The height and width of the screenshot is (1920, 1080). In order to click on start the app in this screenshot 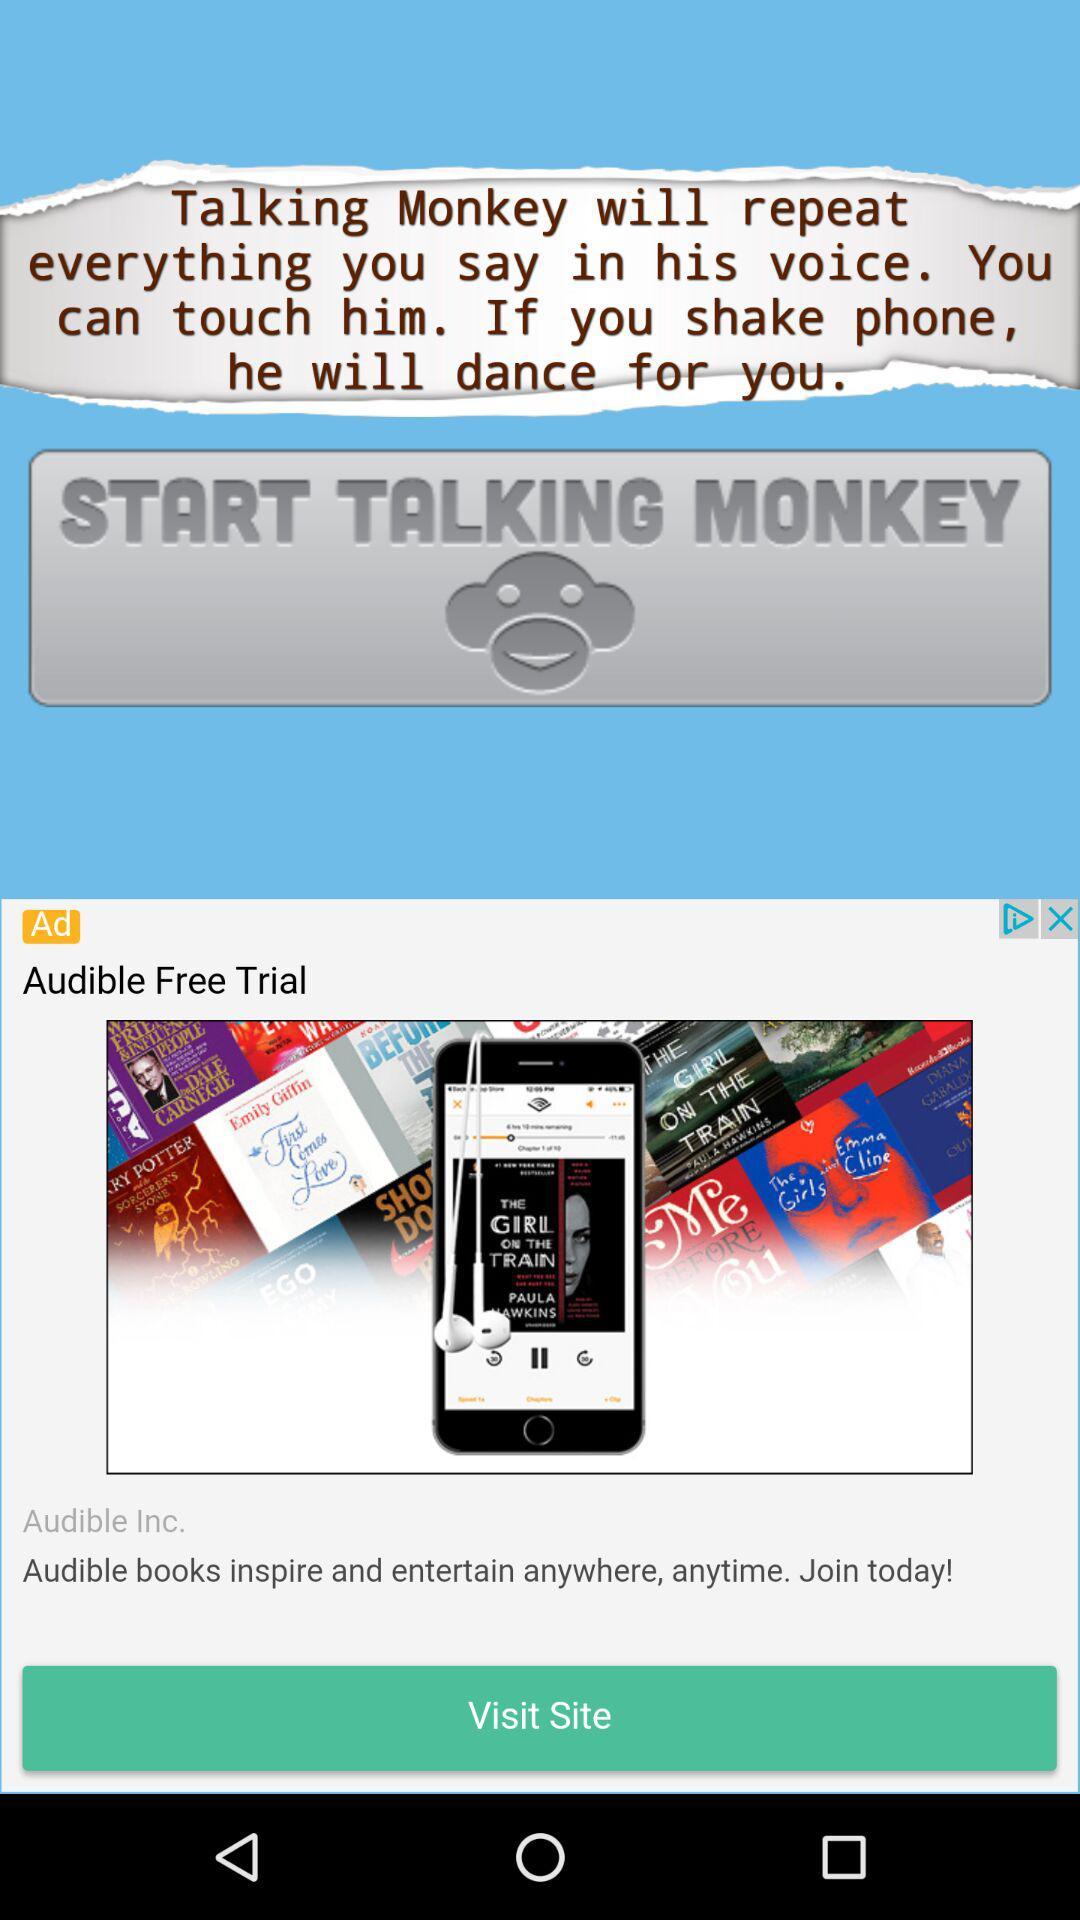, I will do `click(540, 576)`.